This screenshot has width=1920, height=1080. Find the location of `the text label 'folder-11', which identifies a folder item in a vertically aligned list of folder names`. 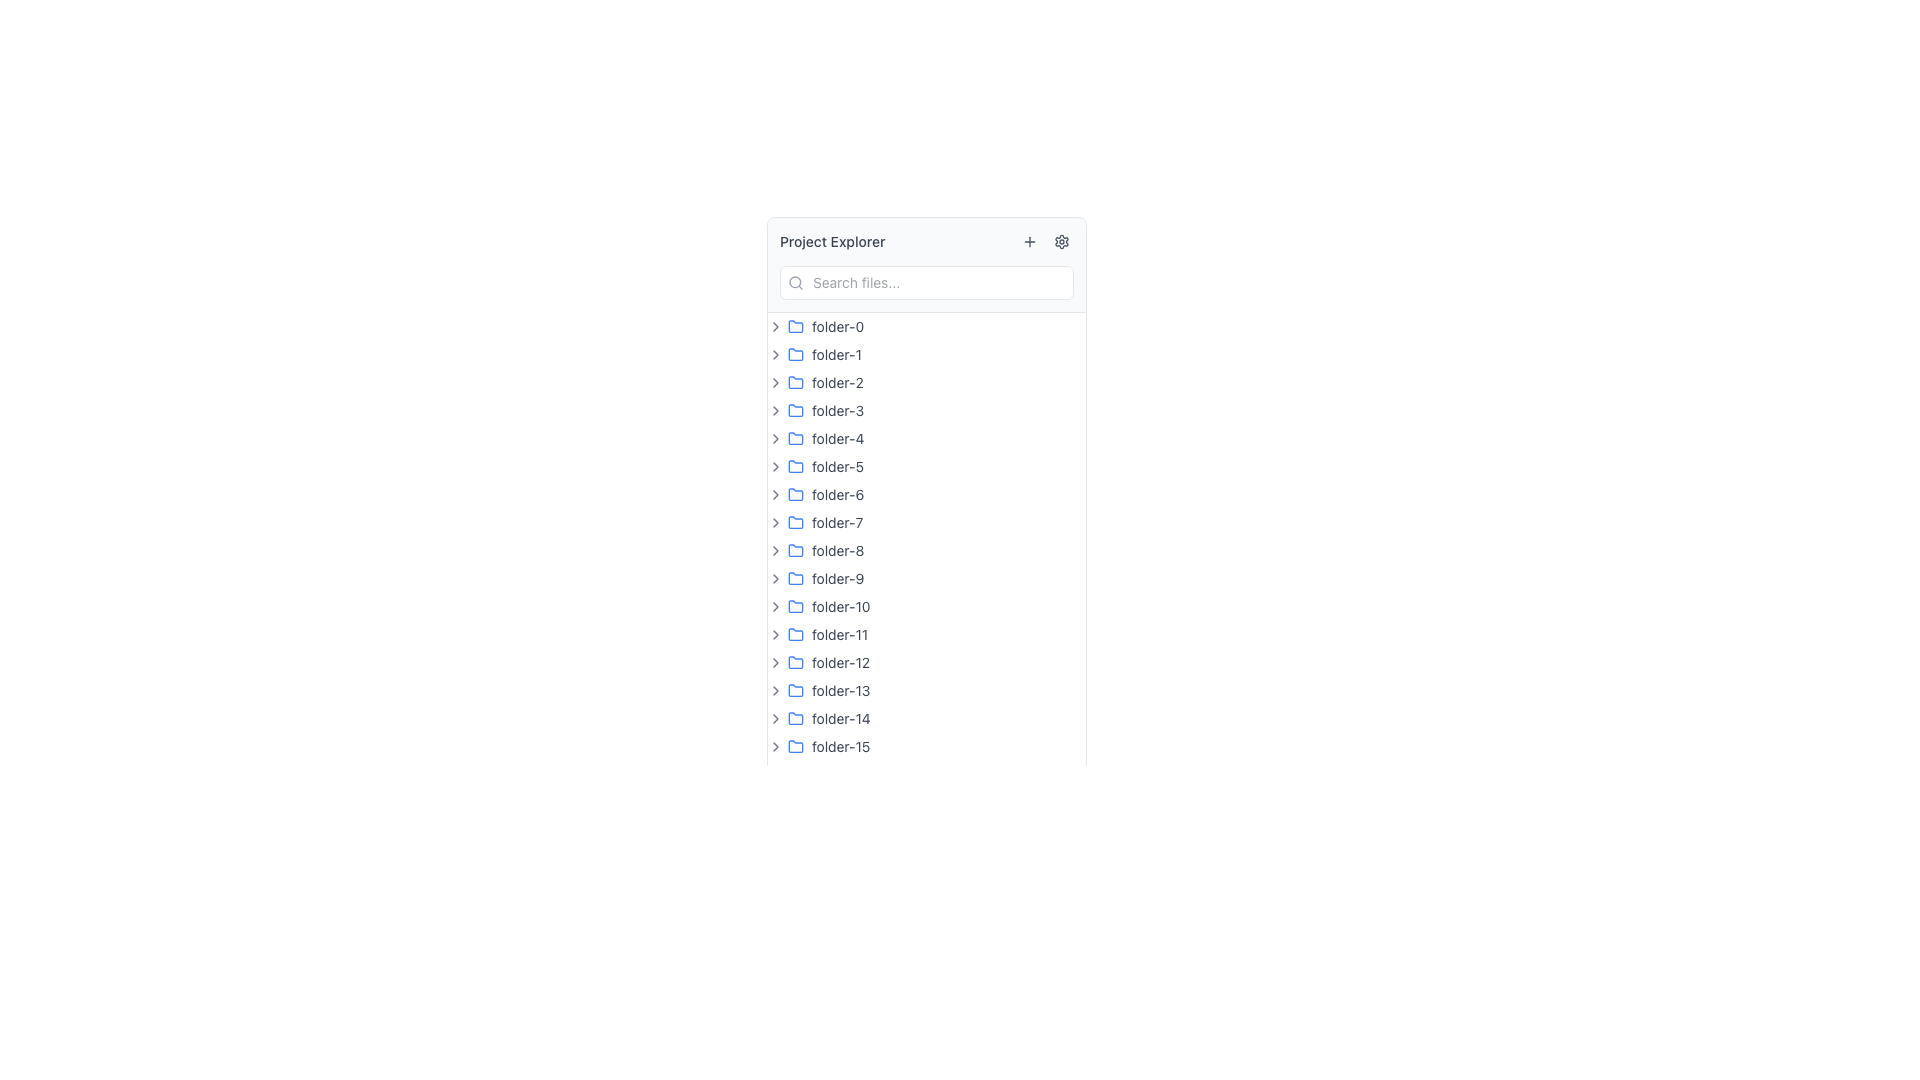

the text label 'folder-11', which identifies a folder item in a vertically aligned list of folder names is located at coordinates (840, 635).